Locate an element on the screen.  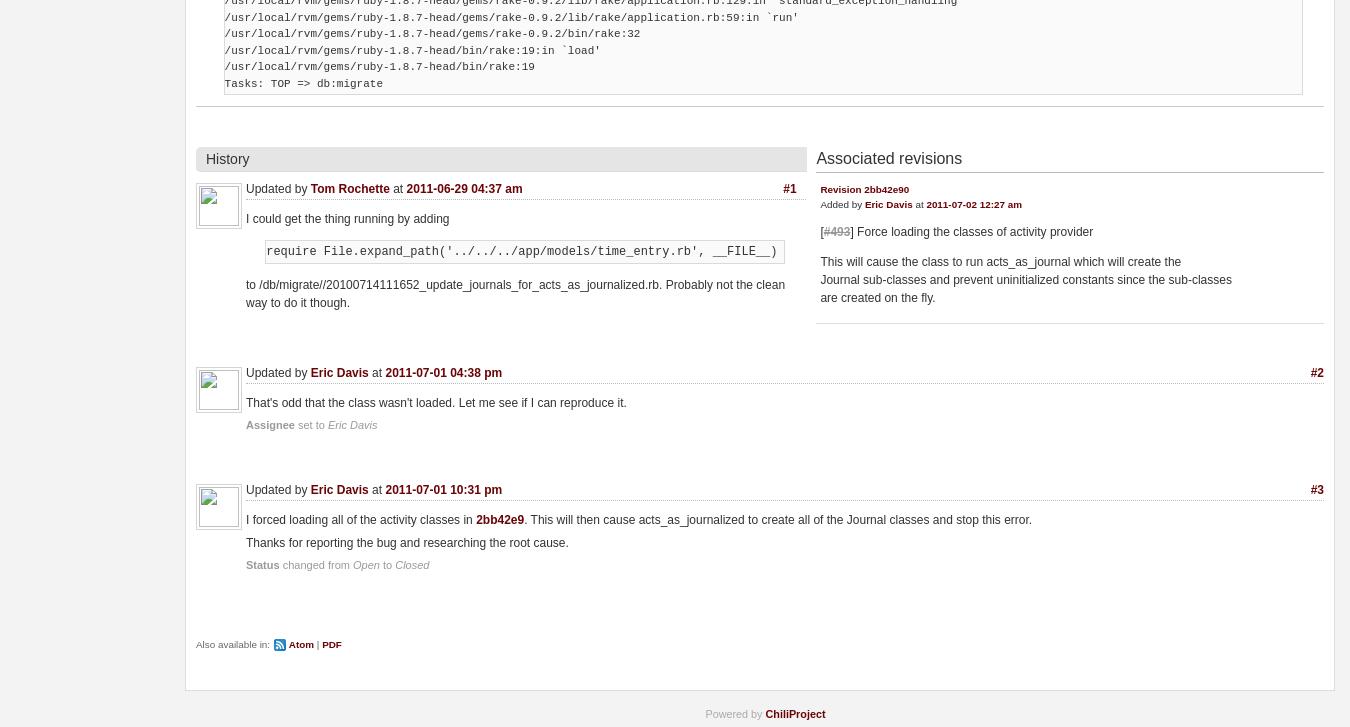
'Revision 2bb42e90' is located at coordinates (864, 189).